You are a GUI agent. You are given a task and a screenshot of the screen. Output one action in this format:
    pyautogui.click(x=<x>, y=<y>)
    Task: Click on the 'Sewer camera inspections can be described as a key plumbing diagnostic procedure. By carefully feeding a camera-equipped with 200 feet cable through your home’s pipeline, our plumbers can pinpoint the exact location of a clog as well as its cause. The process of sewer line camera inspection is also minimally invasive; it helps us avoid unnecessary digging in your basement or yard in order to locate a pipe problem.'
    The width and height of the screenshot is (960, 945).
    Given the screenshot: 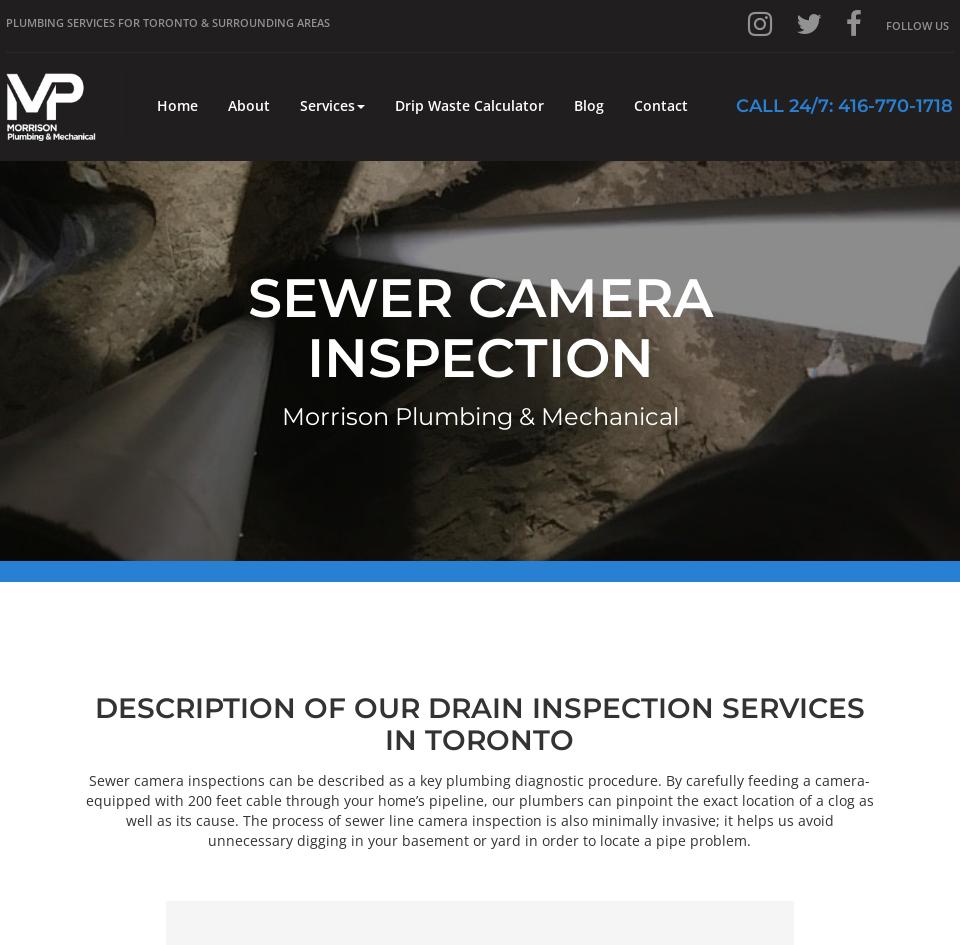 What is the action you would take?
    pyautogui.click(x=479, y=808)
    